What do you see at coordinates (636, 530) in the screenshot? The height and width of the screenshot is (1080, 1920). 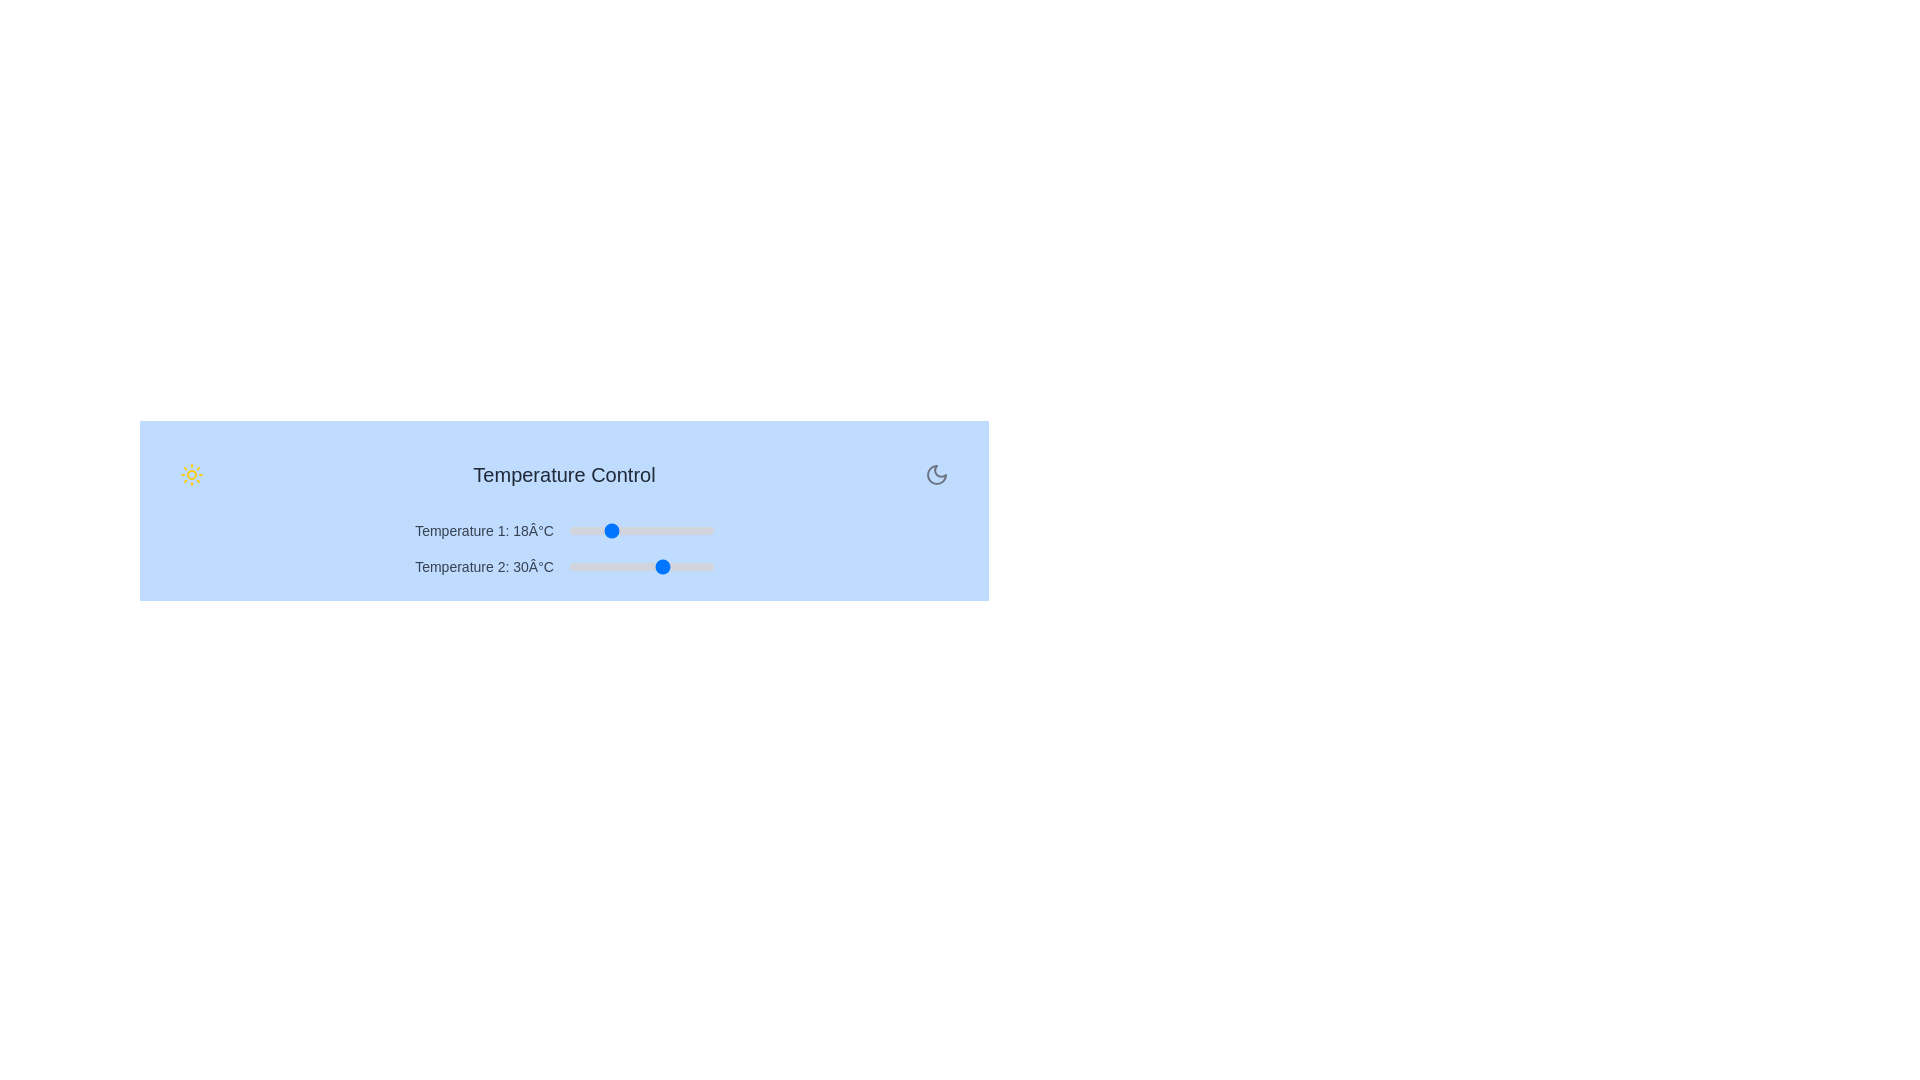 I see `Temperature 1` at bounding box center [636, 530].